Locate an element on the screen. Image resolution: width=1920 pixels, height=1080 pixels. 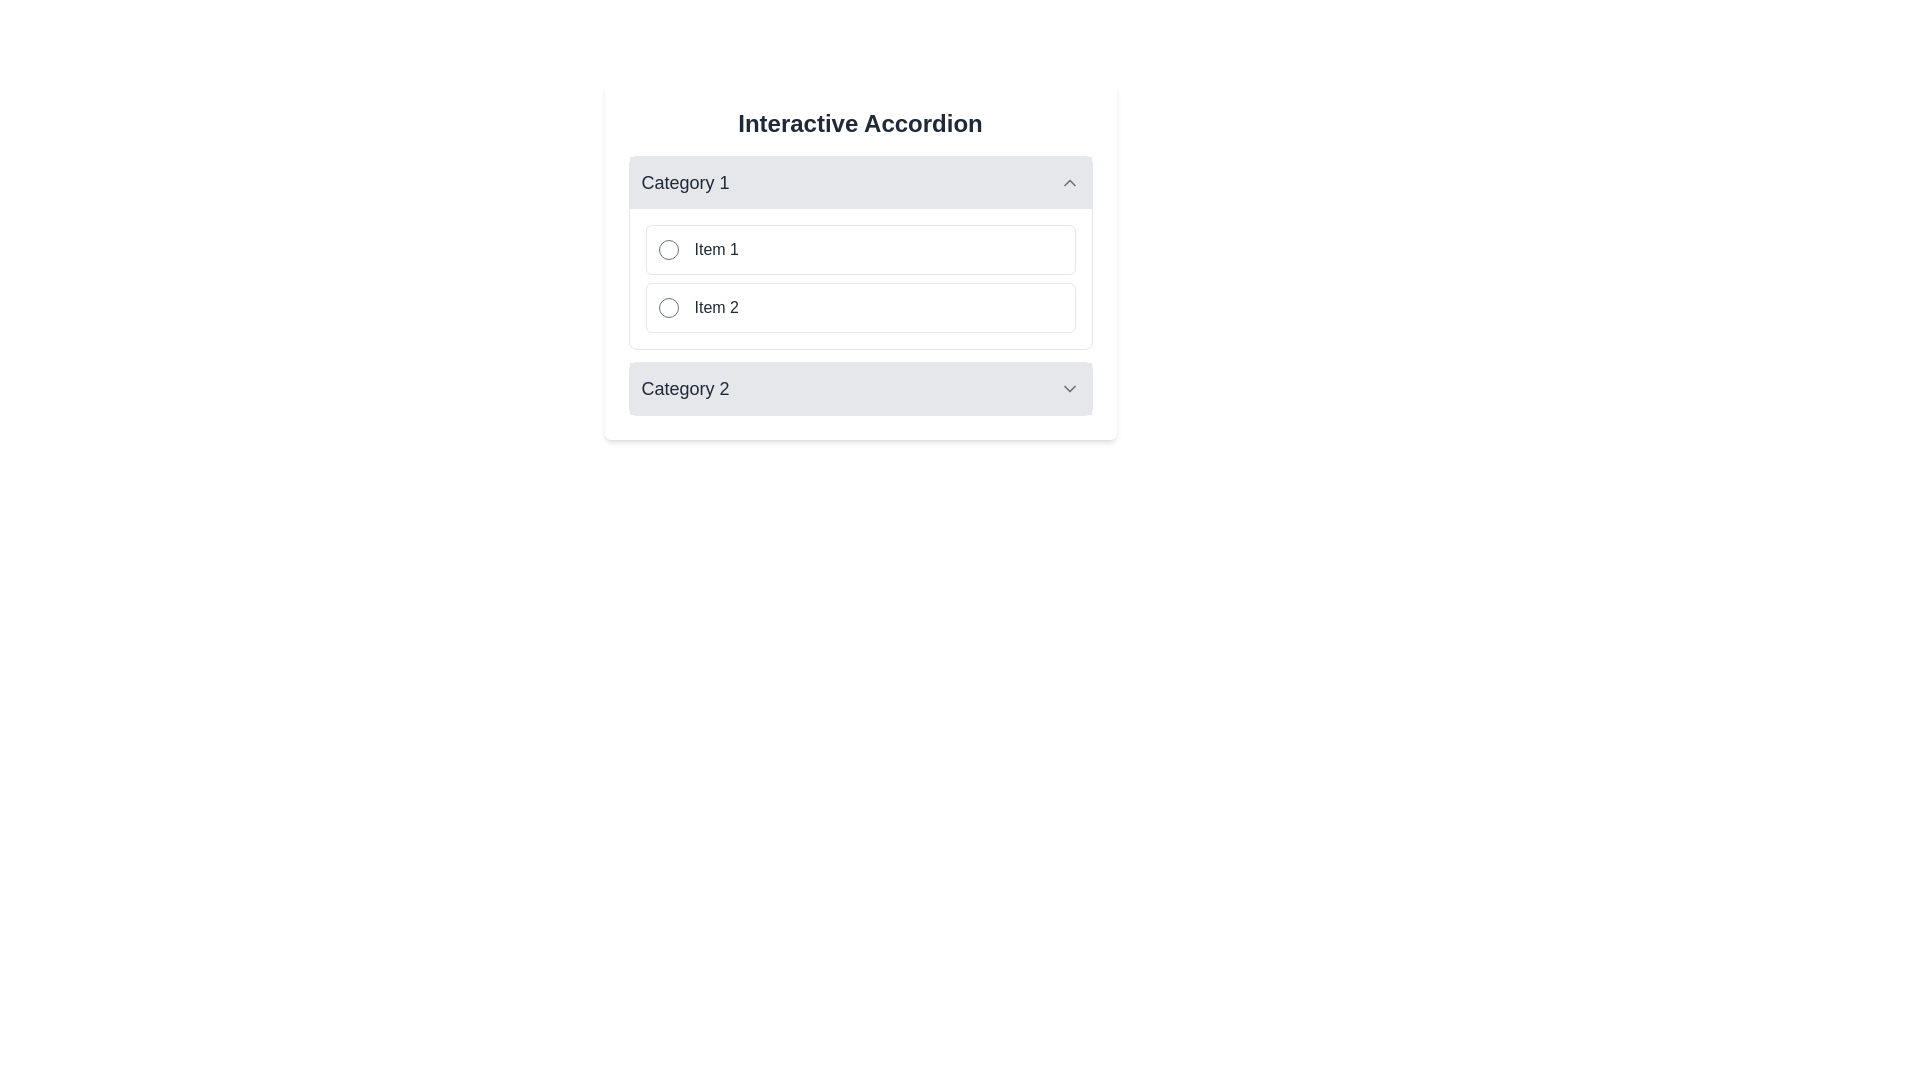
the second Accordion title bar is located at coordinates (860, 389).